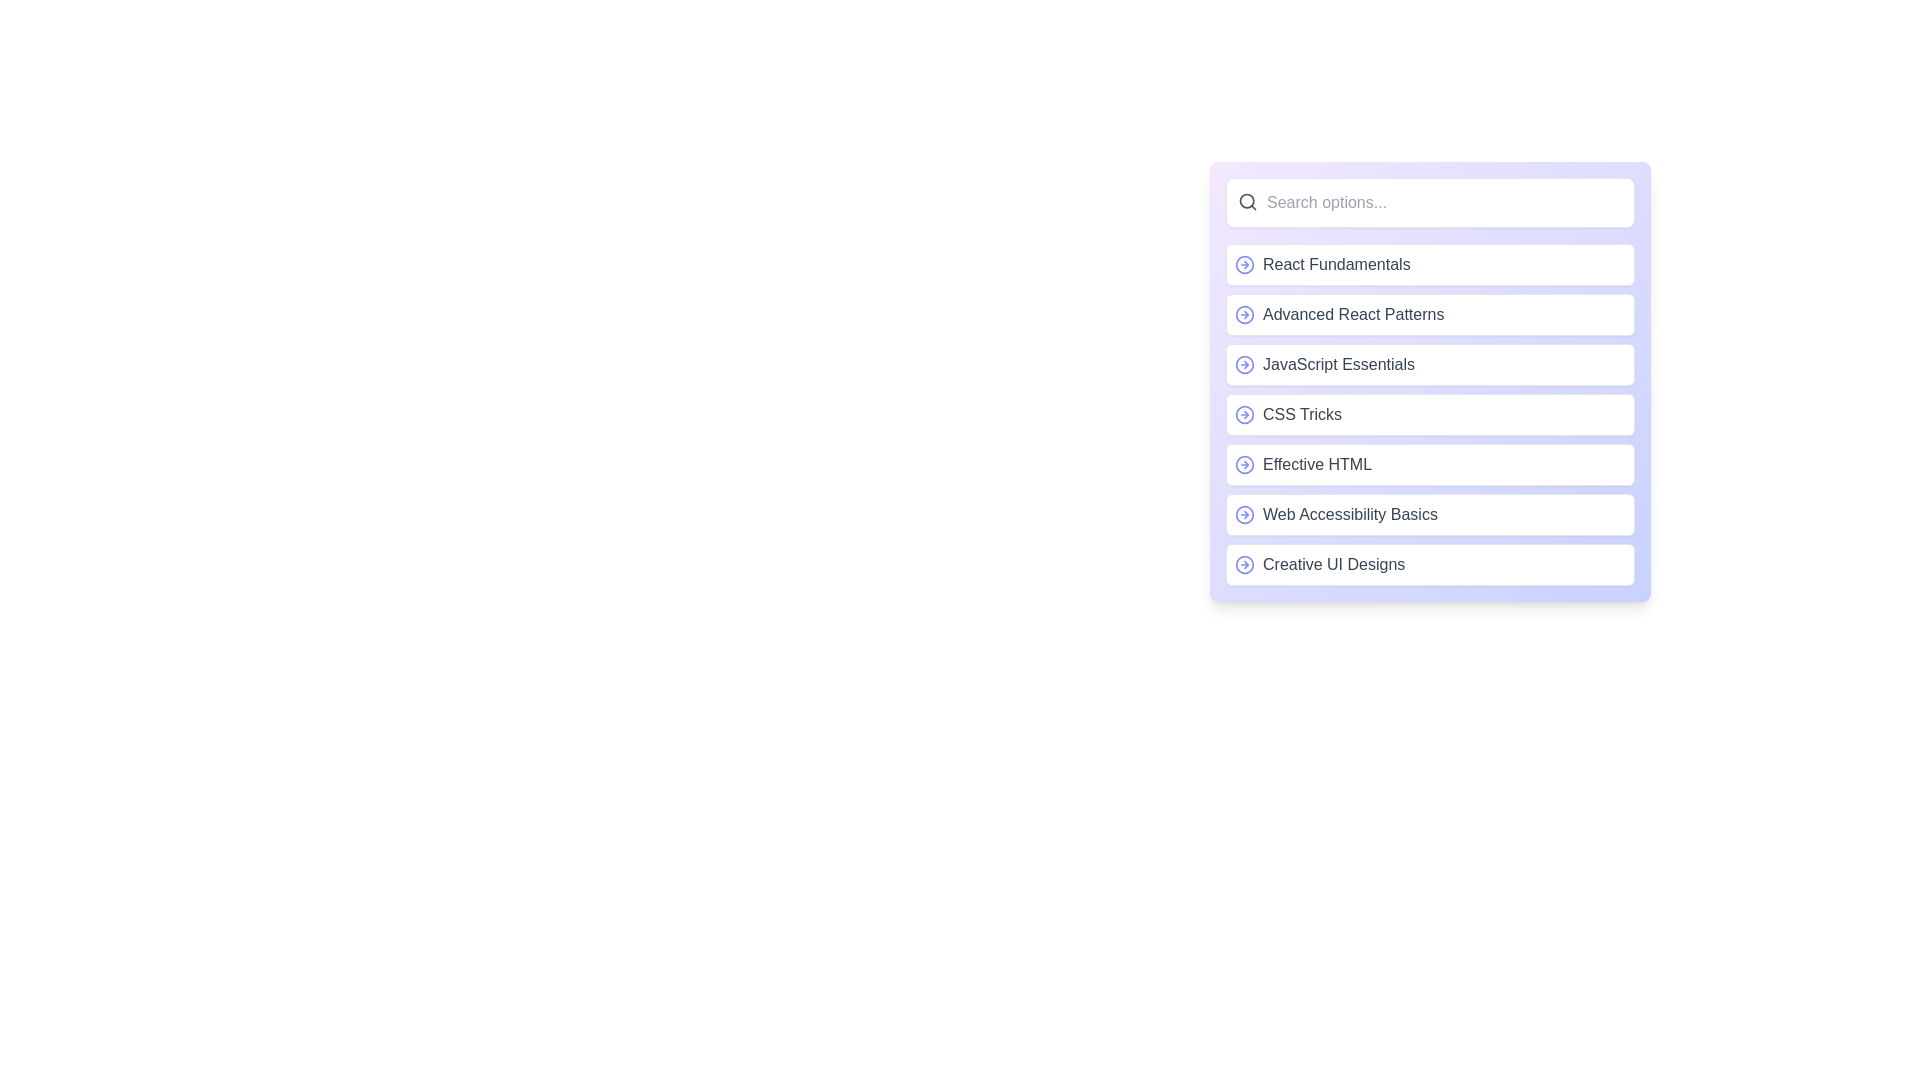 This screenshot has width=1920, height=1080. What do you see at coordinates (1243, 414) in the screenshot?
I see `the SVG icon associated with the 'CSS Tricks' entry in the vertical list` at bounding box center [1243, 414].